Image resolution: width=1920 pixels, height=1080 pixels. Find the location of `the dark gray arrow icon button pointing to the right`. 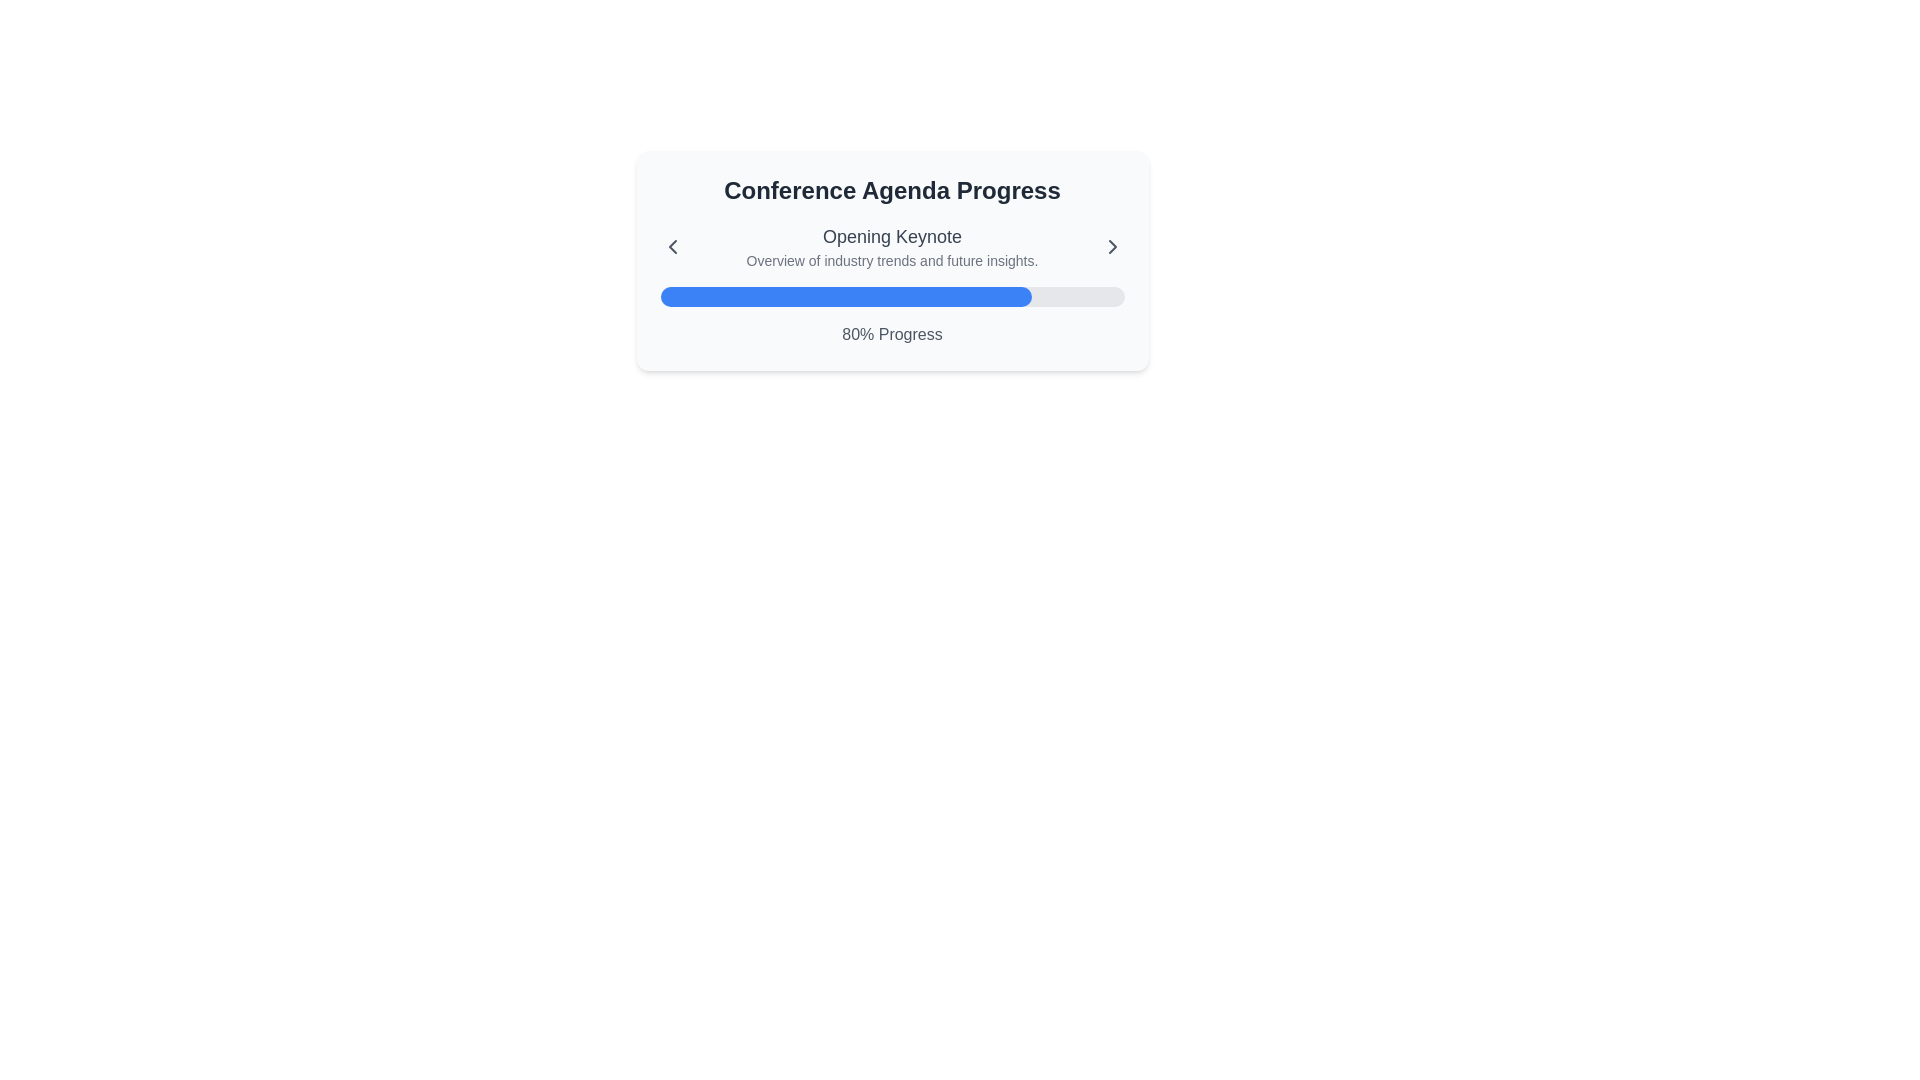

the dark gray arrow icon button pointing to the right is located at coordinates (1111, 245).